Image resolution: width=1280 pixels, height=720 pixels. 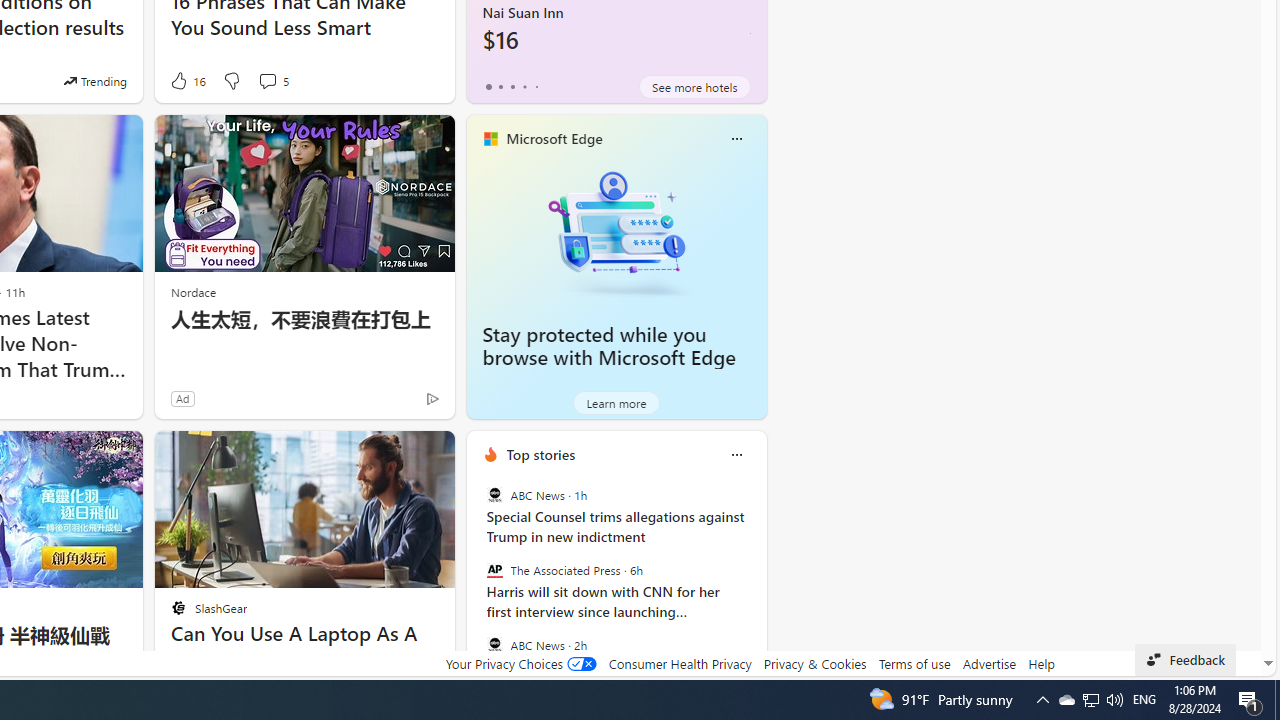 I want to click on 'ABC News', so click(x=494, y=644).